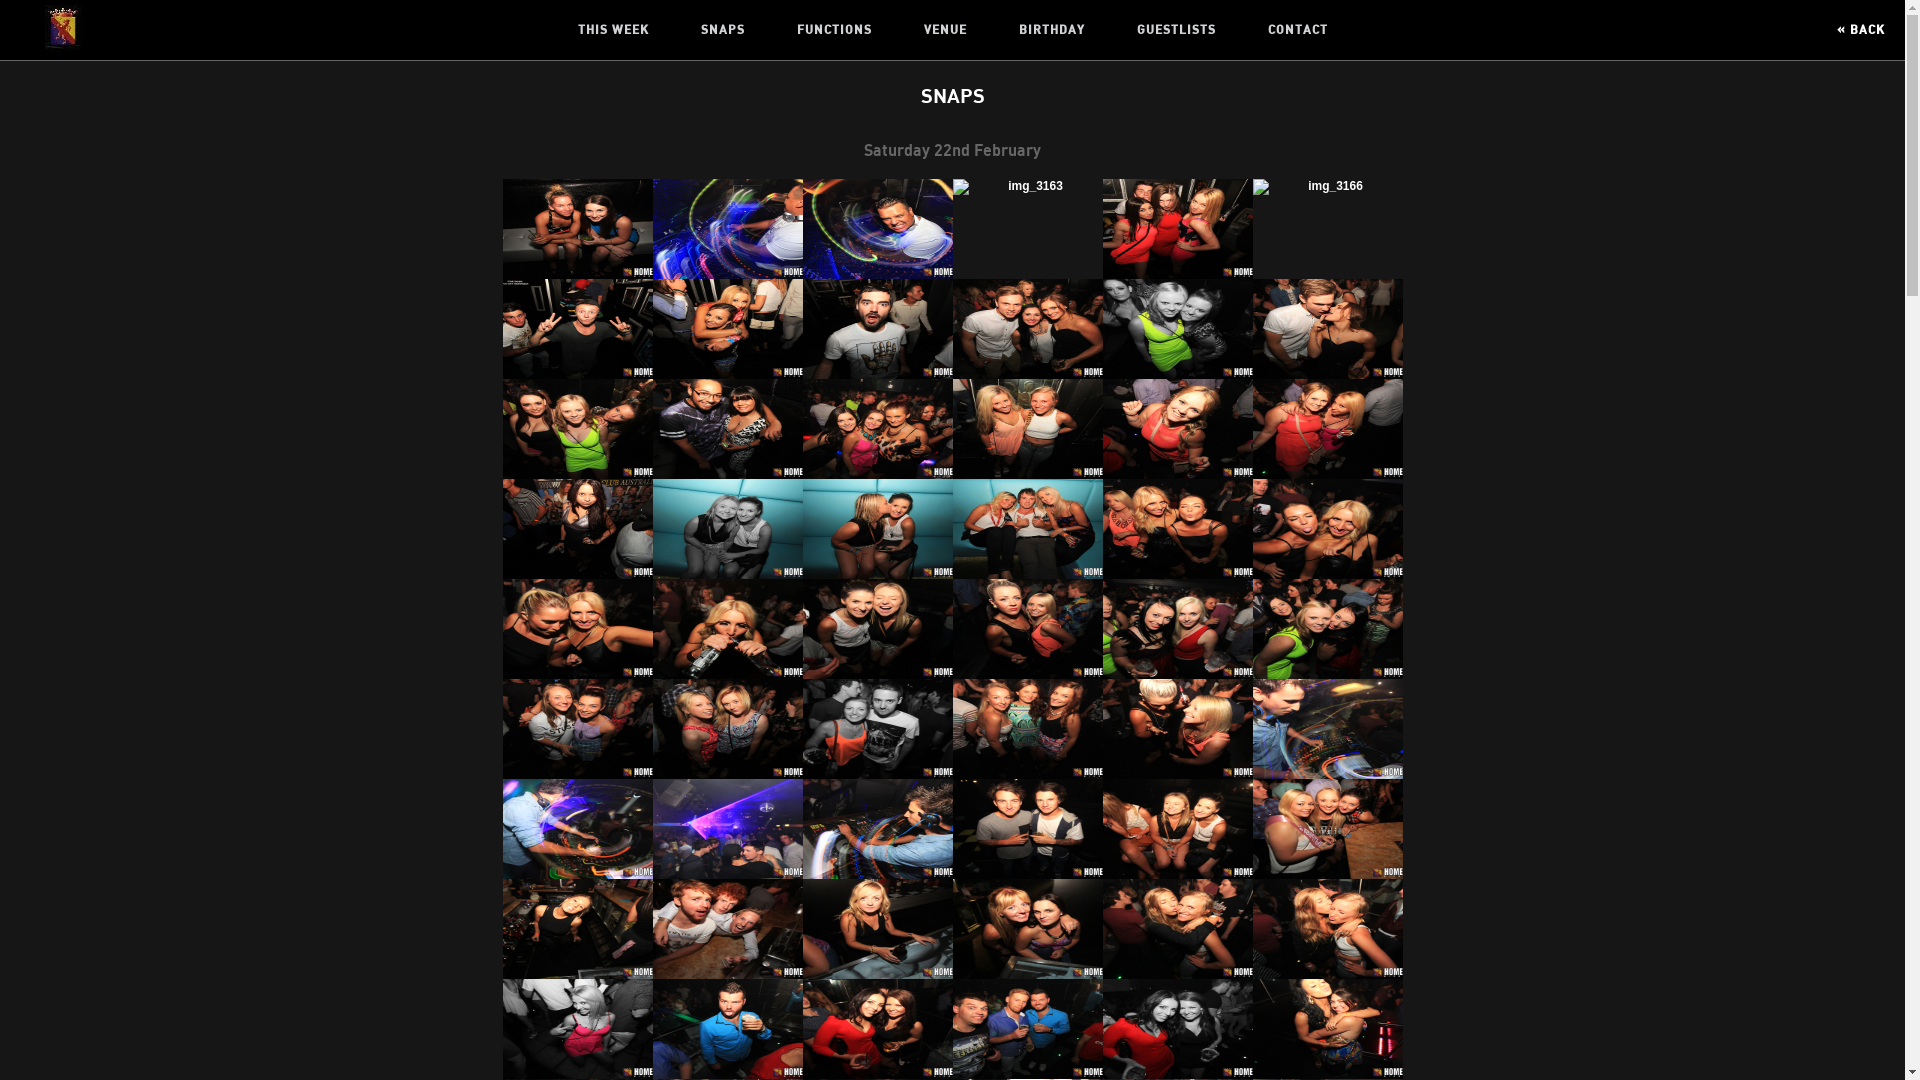  Describe the element at coordinates (877, 327) in the screenshot. I see `' '` at that location.